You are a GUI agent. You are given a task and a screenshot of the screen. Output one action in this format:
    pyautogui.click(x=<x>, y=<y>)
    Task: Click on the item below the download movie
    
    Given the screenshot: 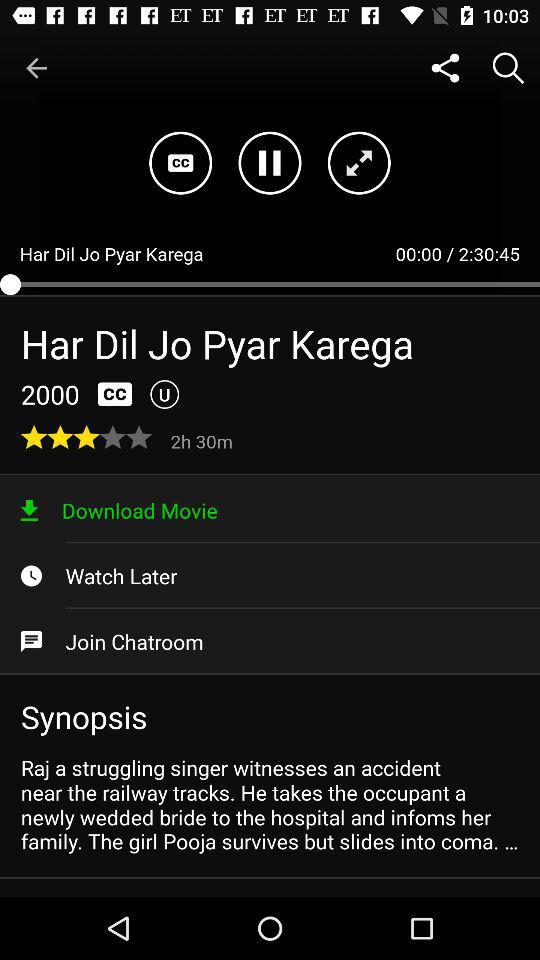 What is the action you would take?
    pyautogui.click(x=270, y=576)
    